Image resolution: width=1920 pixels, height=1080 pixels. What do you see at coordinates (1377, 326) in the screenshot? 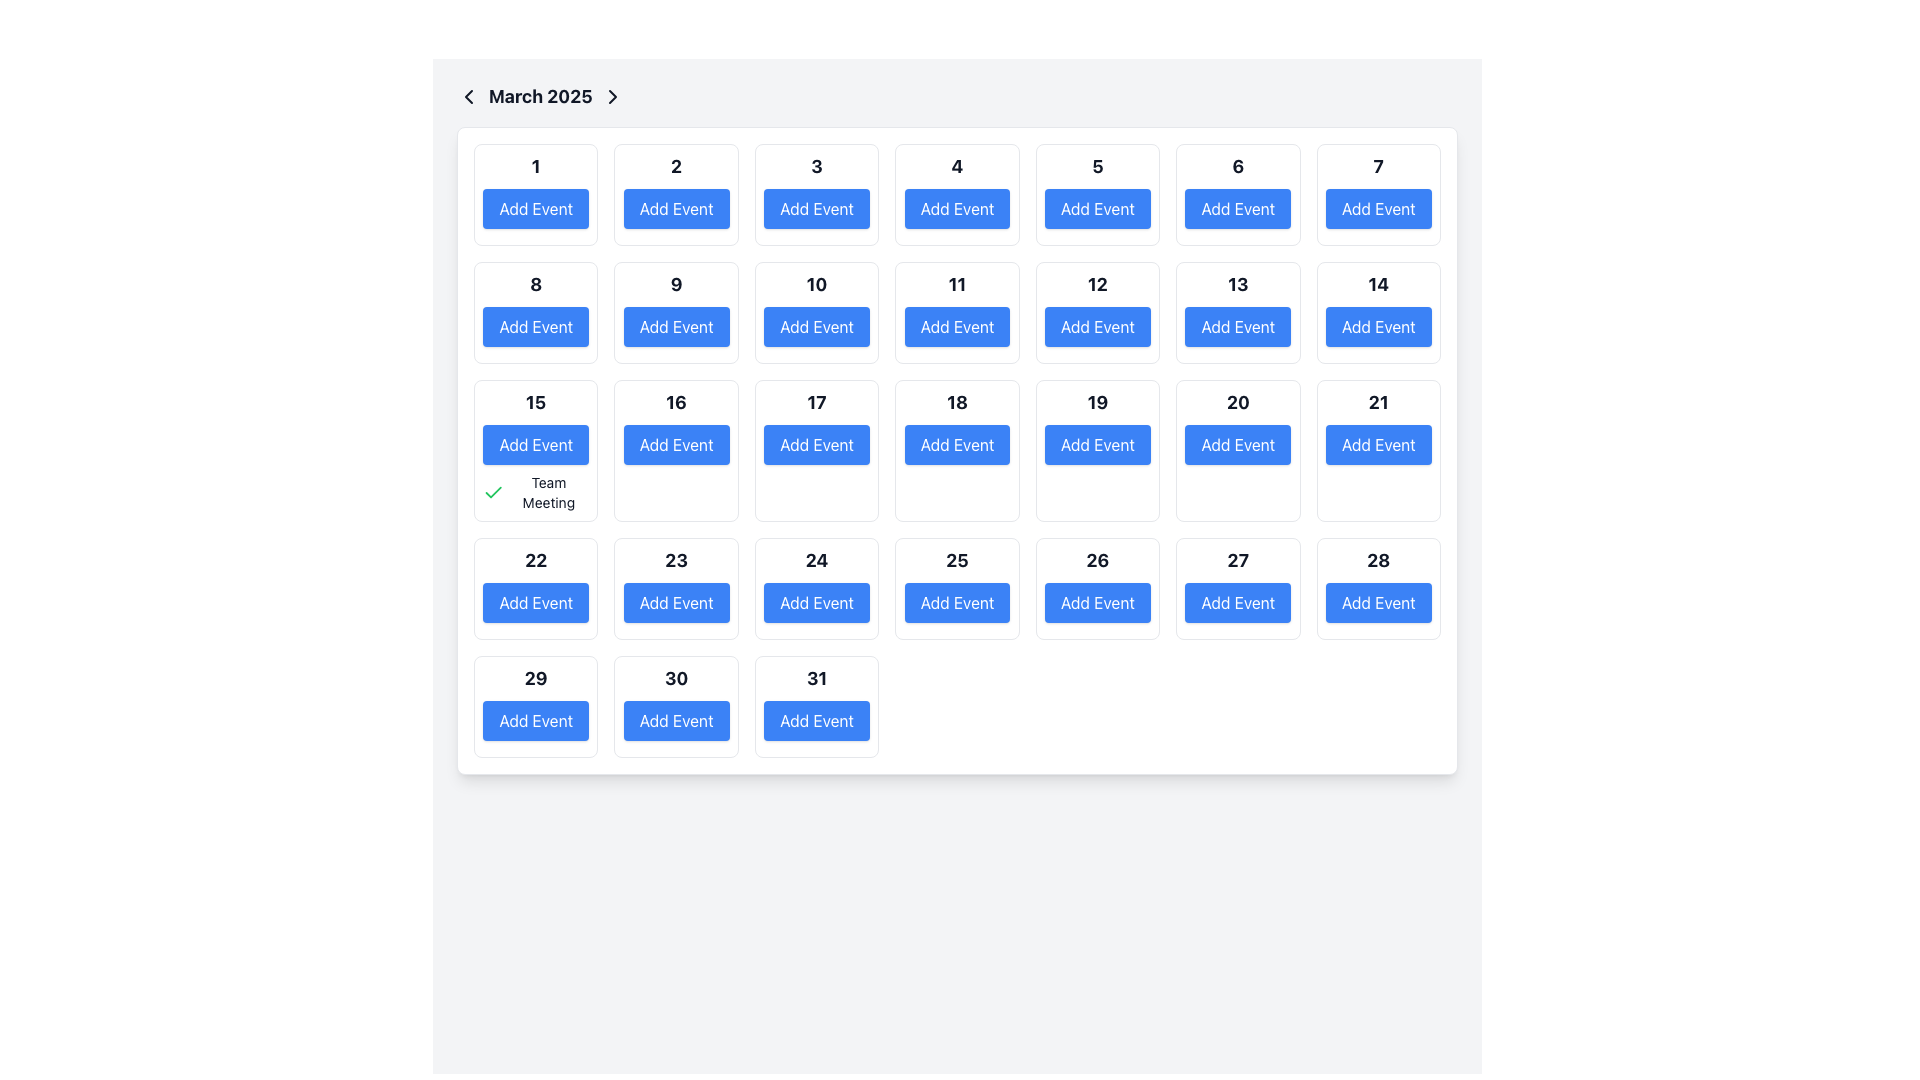
I see `the button associated with the date '14' in the calendar to initiate adding an event` at bounding box center [1377, 326].